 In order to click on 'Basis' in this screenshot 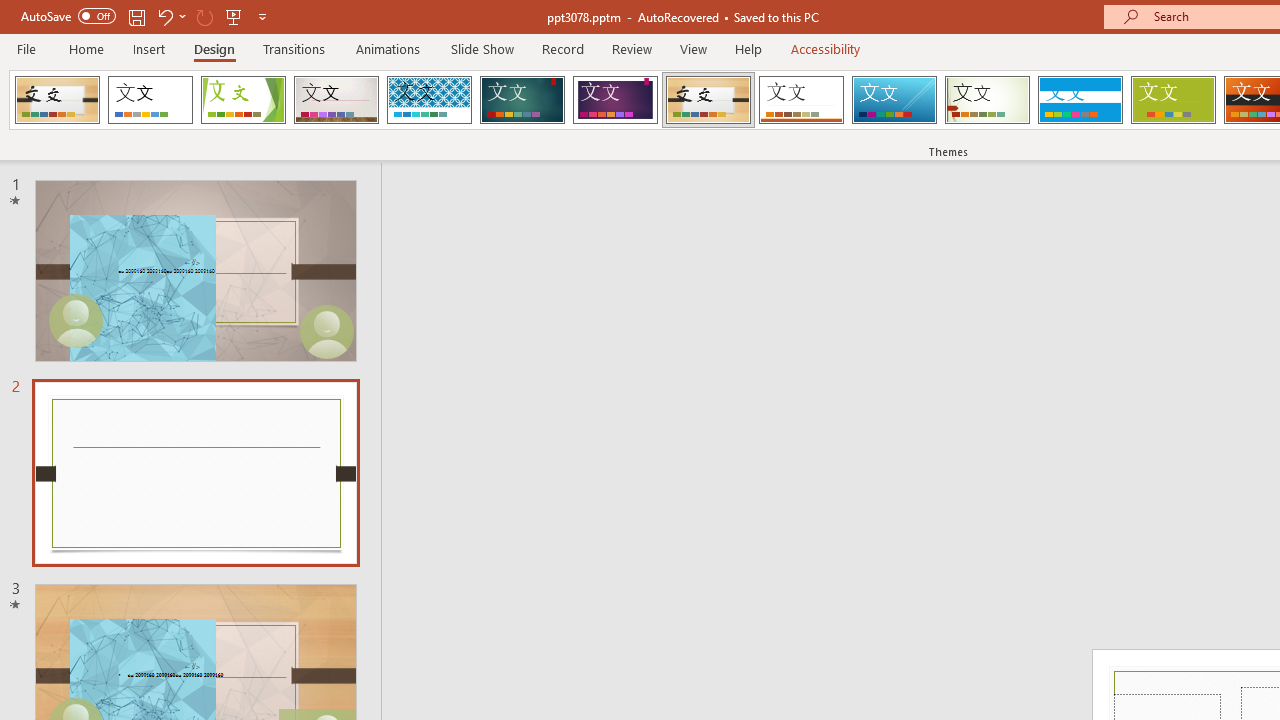, I will do `click(1173, 100)`.